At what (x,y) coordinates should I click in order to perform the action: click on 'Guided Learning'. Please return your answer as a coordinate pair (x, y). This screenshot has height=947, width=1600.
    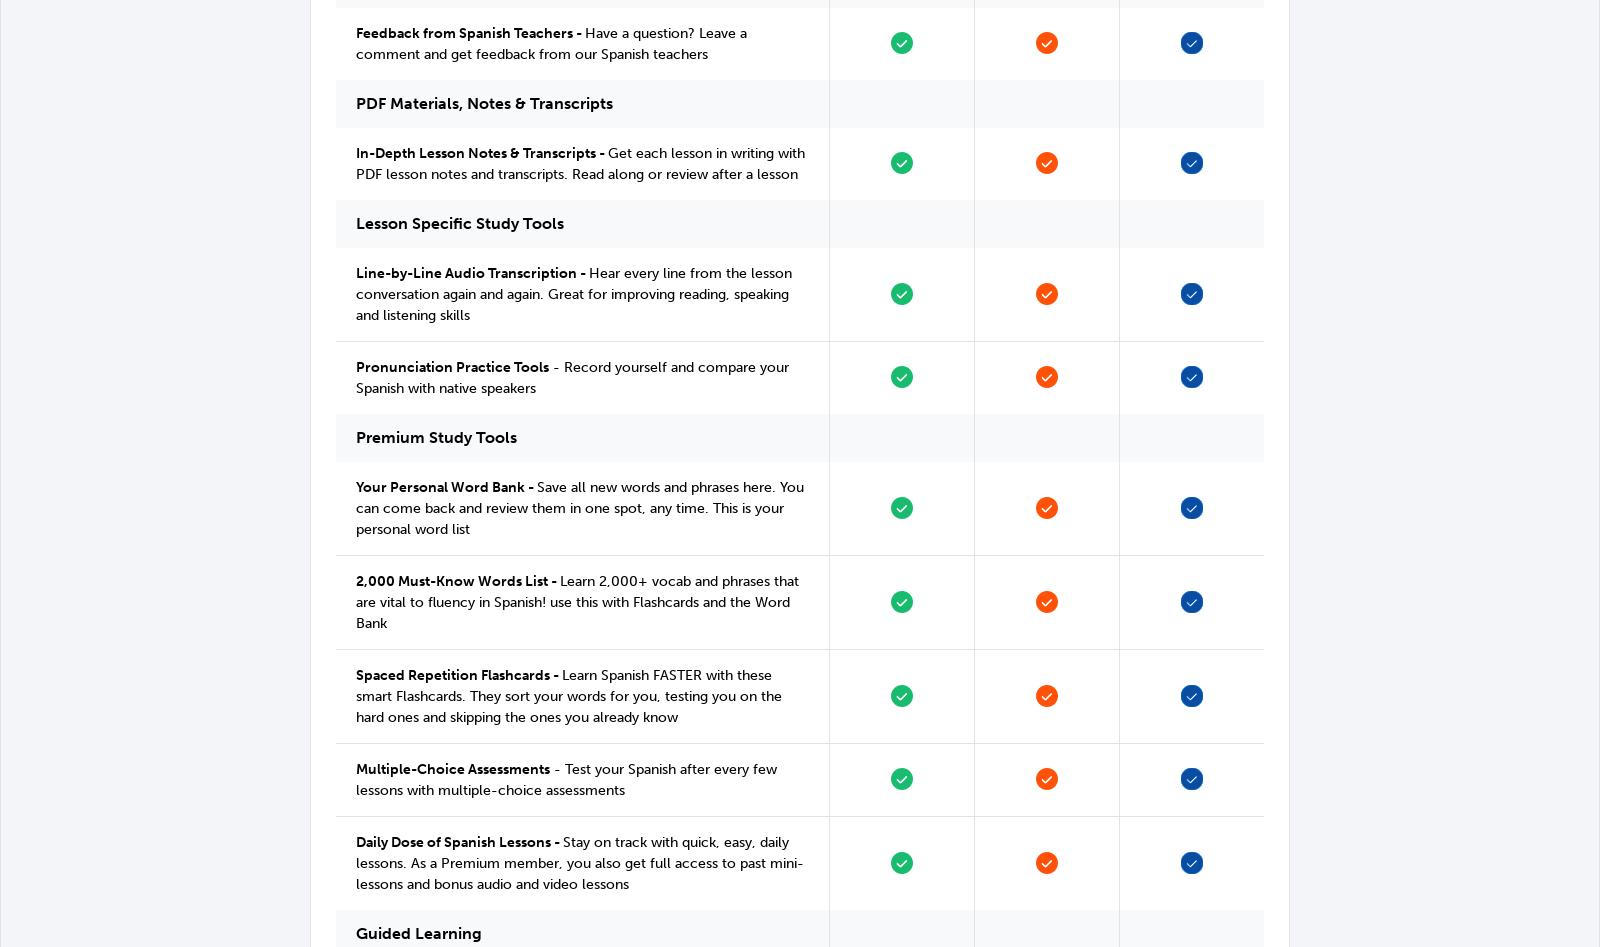
    Looking at the image, I should click on (418, 932).